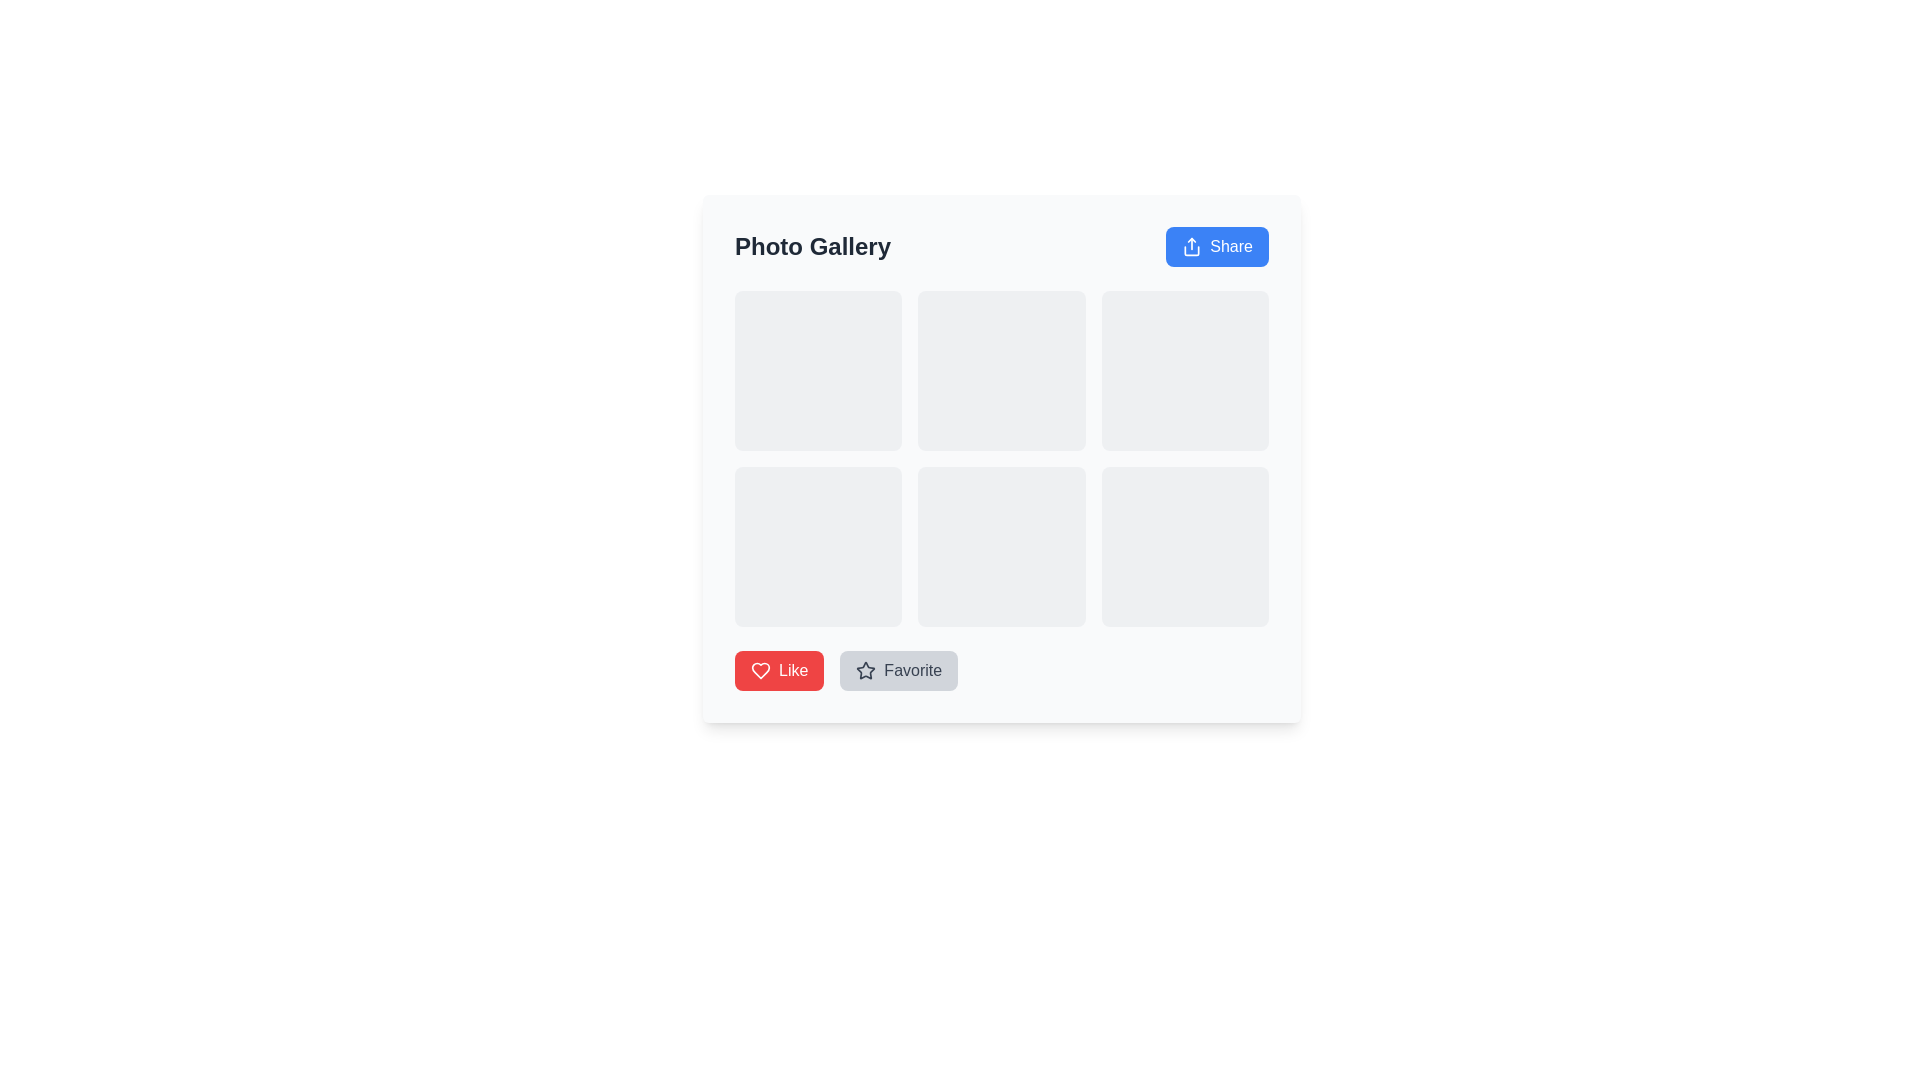  What do you see at coordinates (1185, 370) in the screenshot?
I see `the third item in the top row of the 3x2 grid layout, which serves as a placeholder or loading indicator` at bounding box center [1185, 370].